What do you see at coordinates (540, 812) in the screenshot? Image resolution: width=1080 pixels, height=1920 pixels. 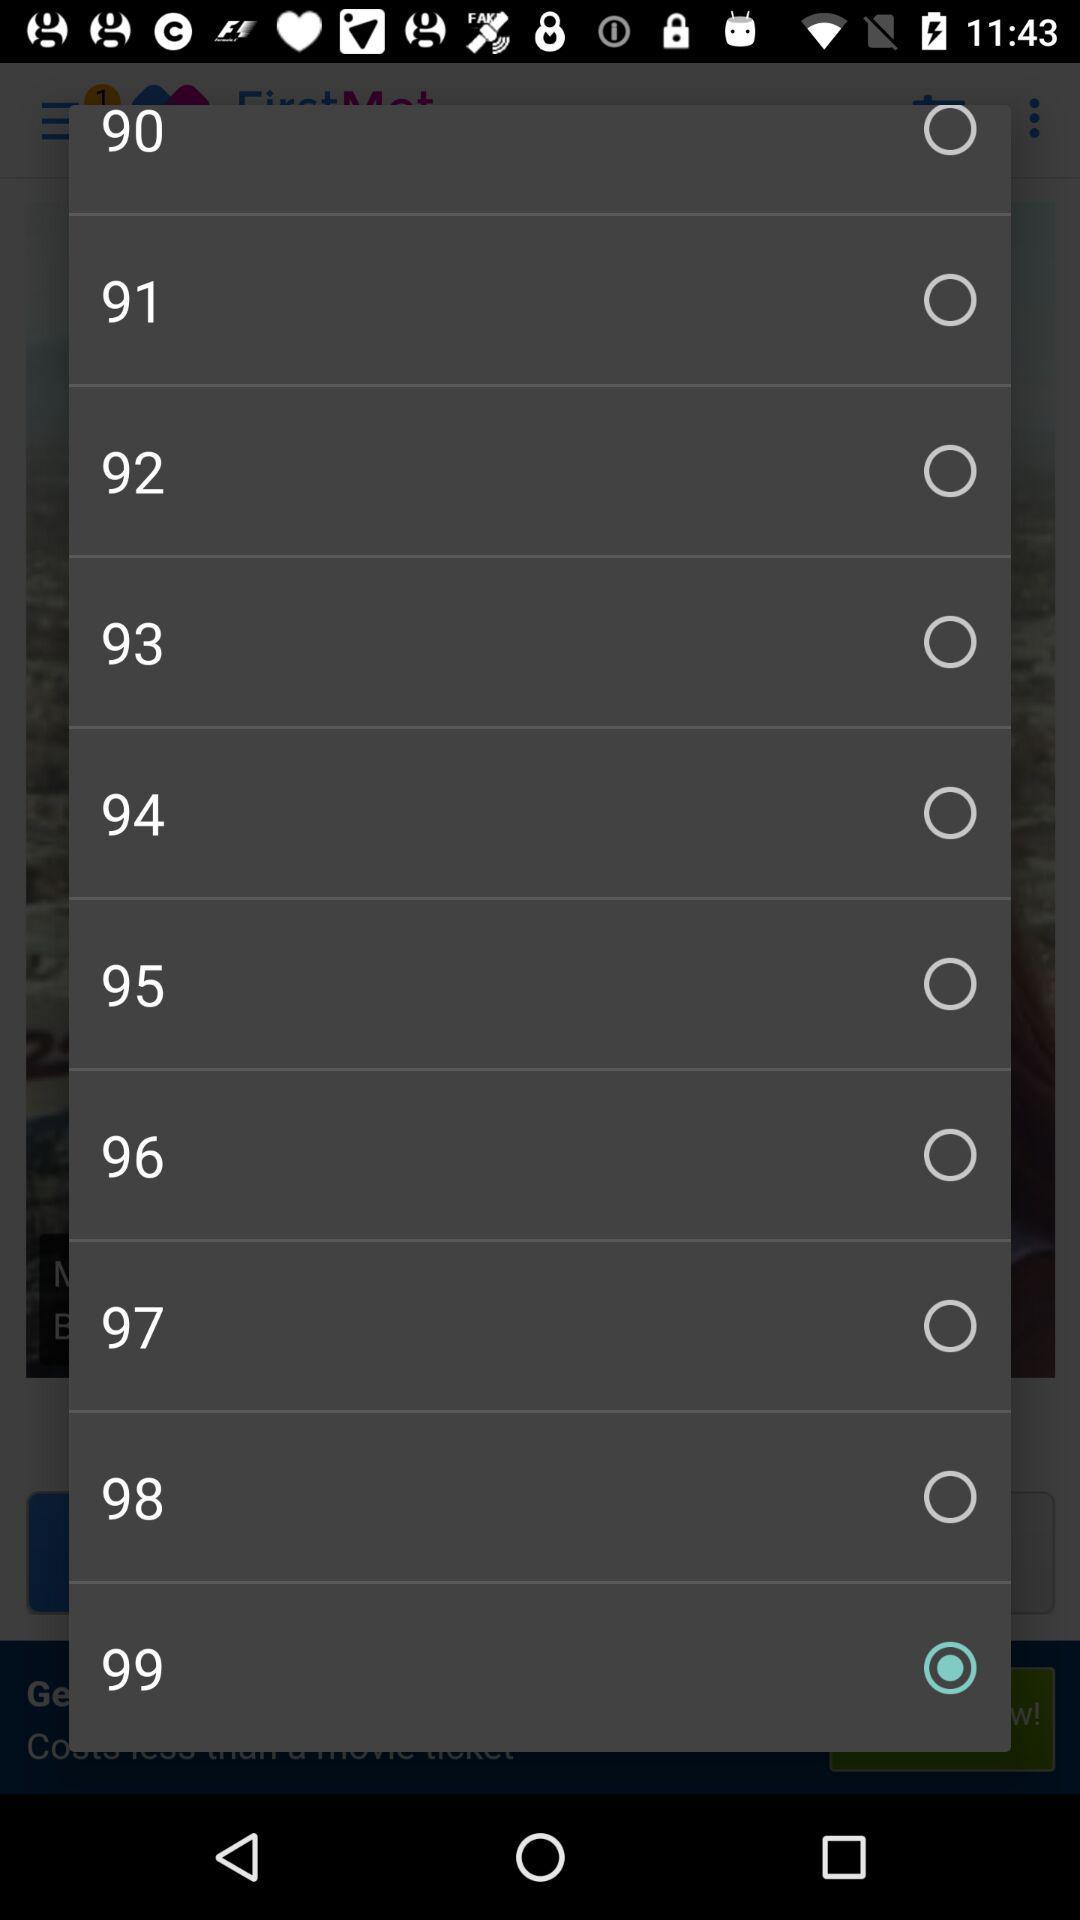 I see `item below 93 item` at bounding box center [540, 812].